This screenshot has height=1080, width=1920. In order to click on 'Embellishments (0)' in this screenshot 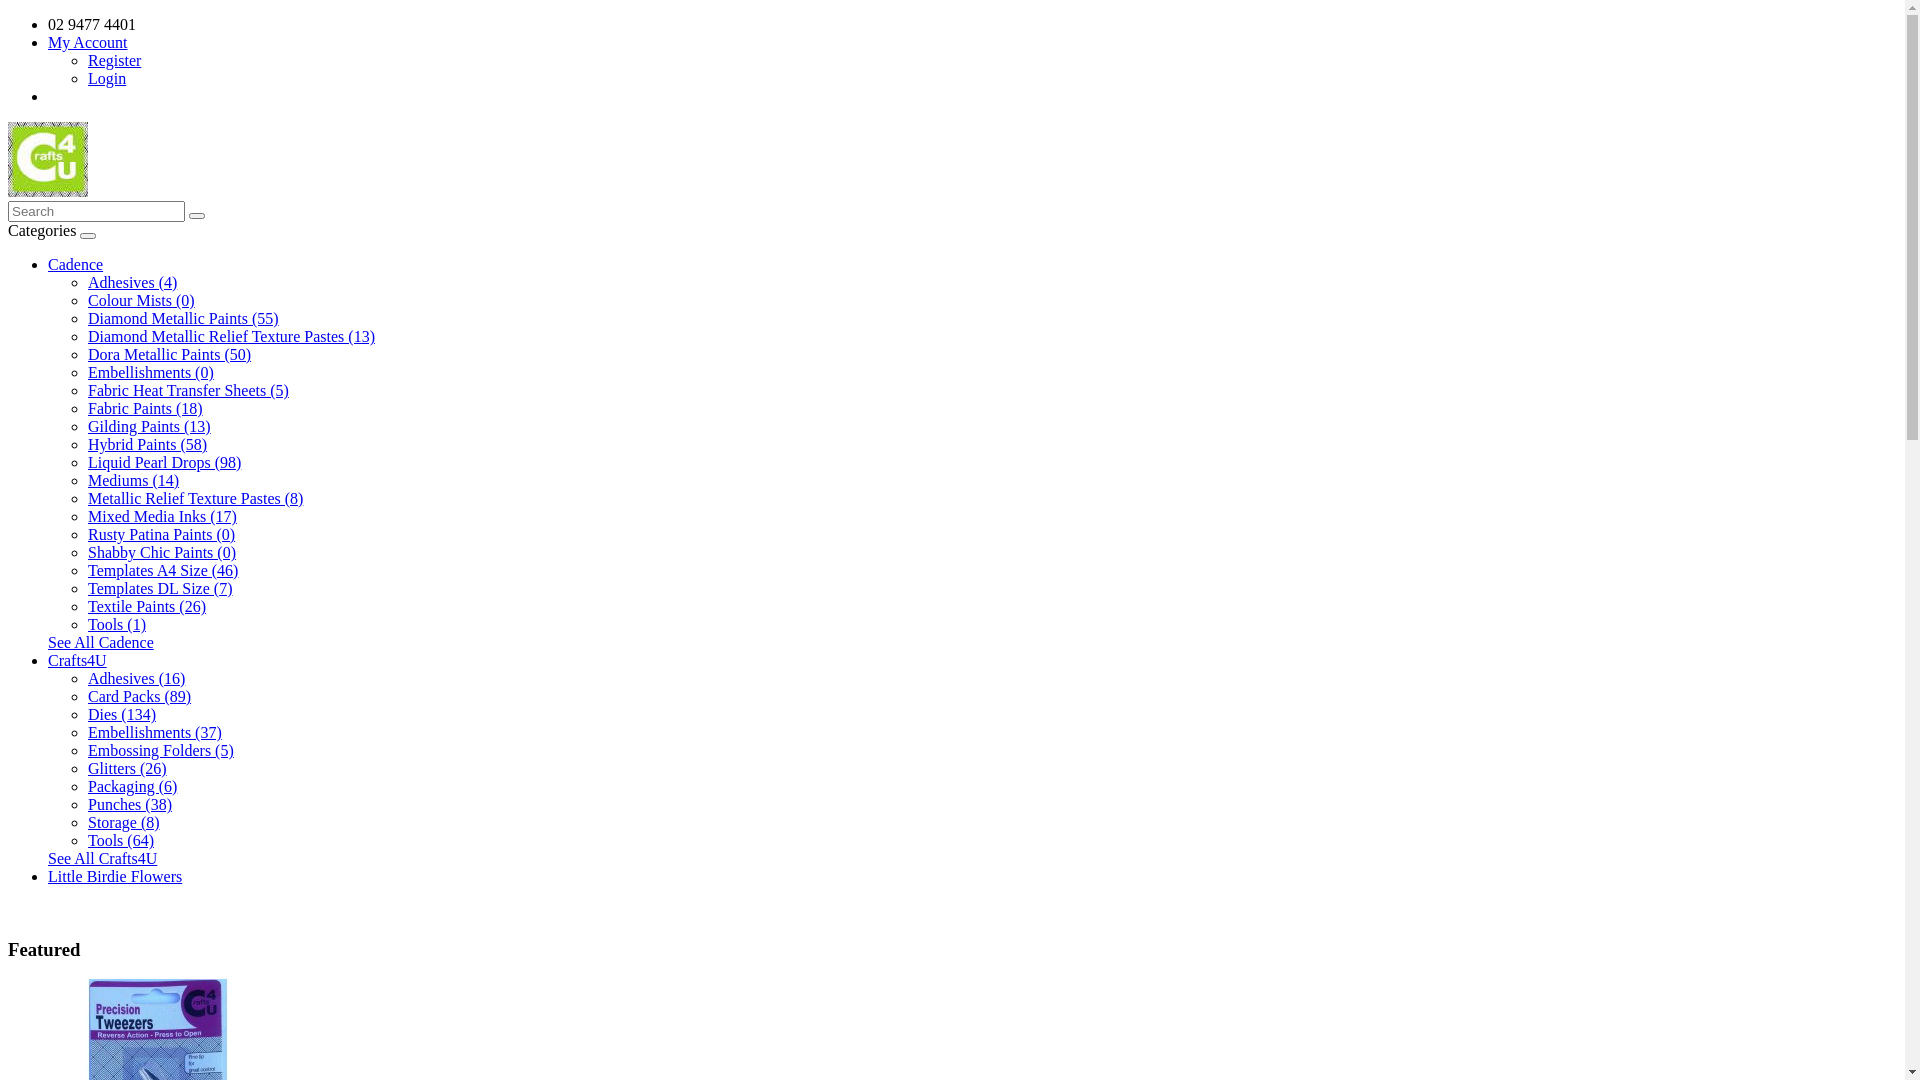, I will do `click(149, 372)`.